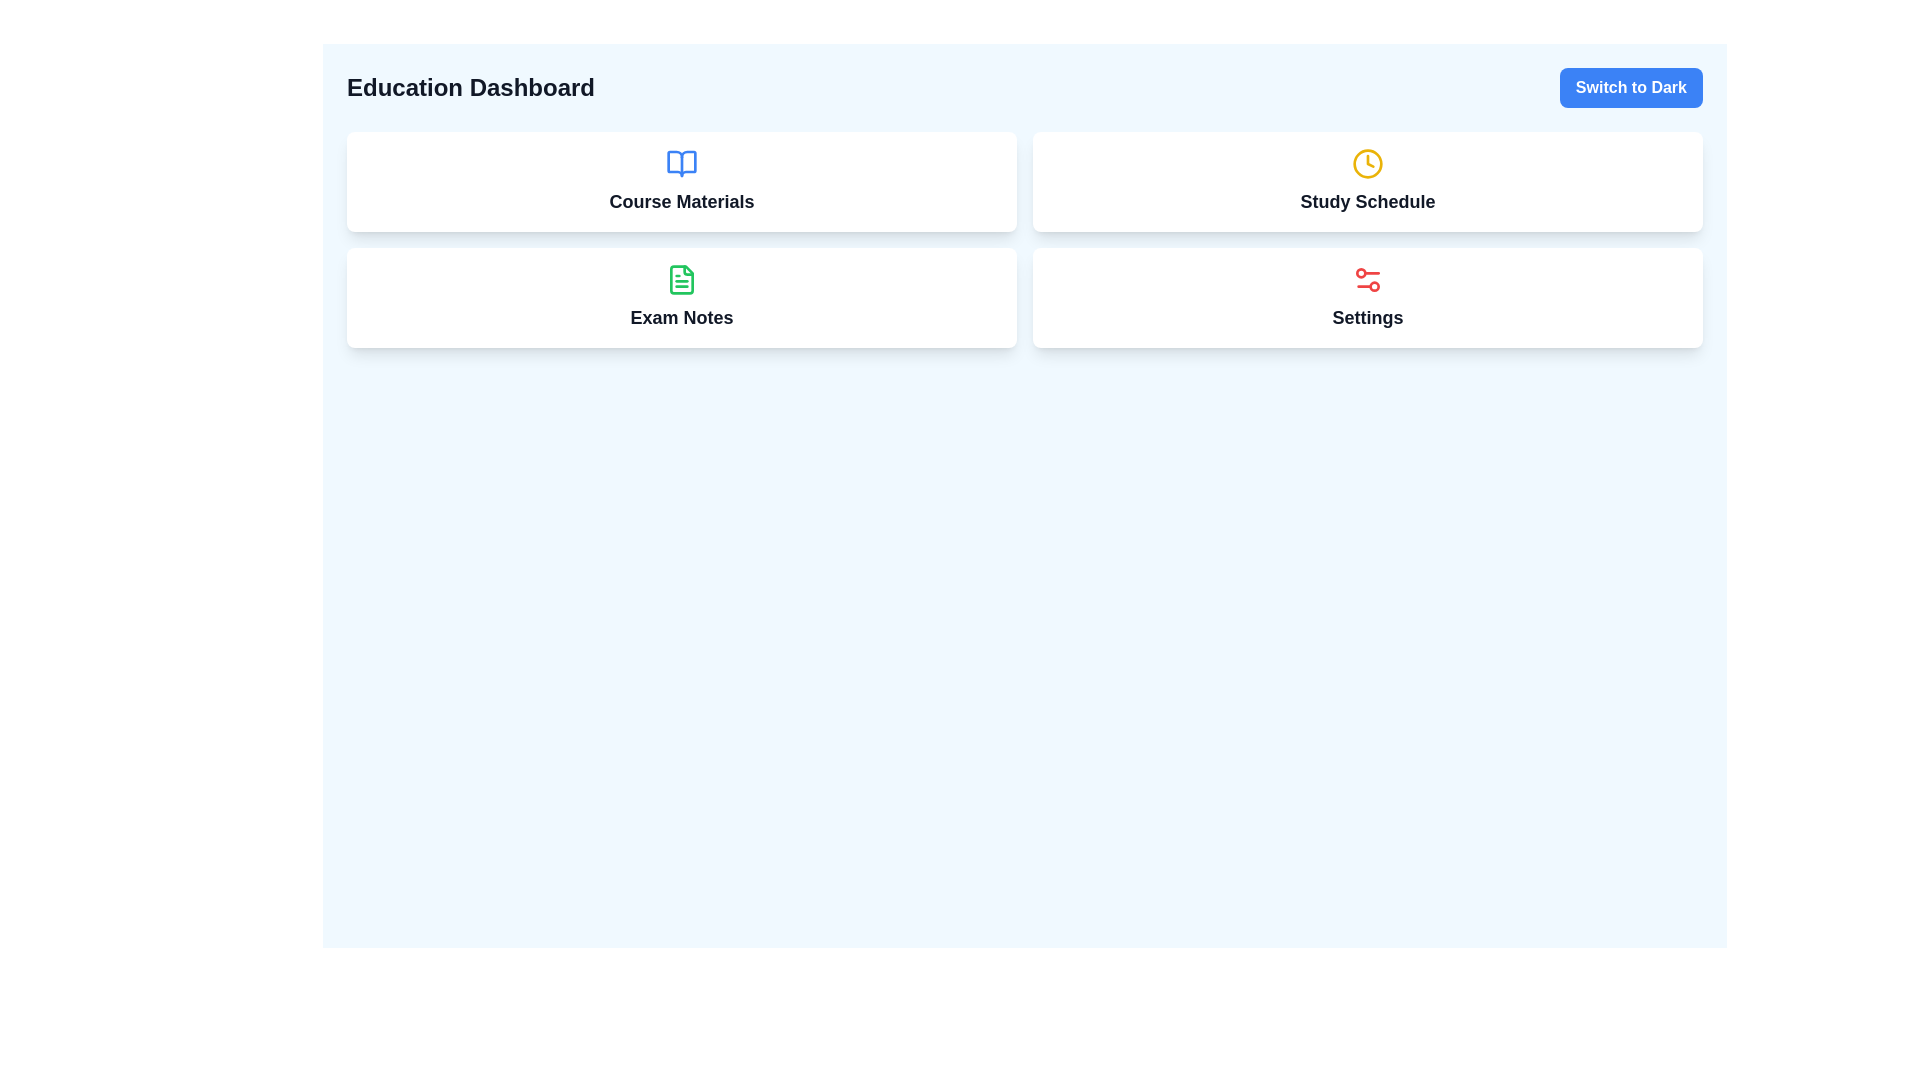 This screenshot has width=1920, height=1080. What do you see at coordinates (681, 181) in the screenshot?
I see `the 'Course Materials' card component, which is a rectangular card with a white background, rounded corners, and a blue book icon at the top center` at bounding box center [681, 181].